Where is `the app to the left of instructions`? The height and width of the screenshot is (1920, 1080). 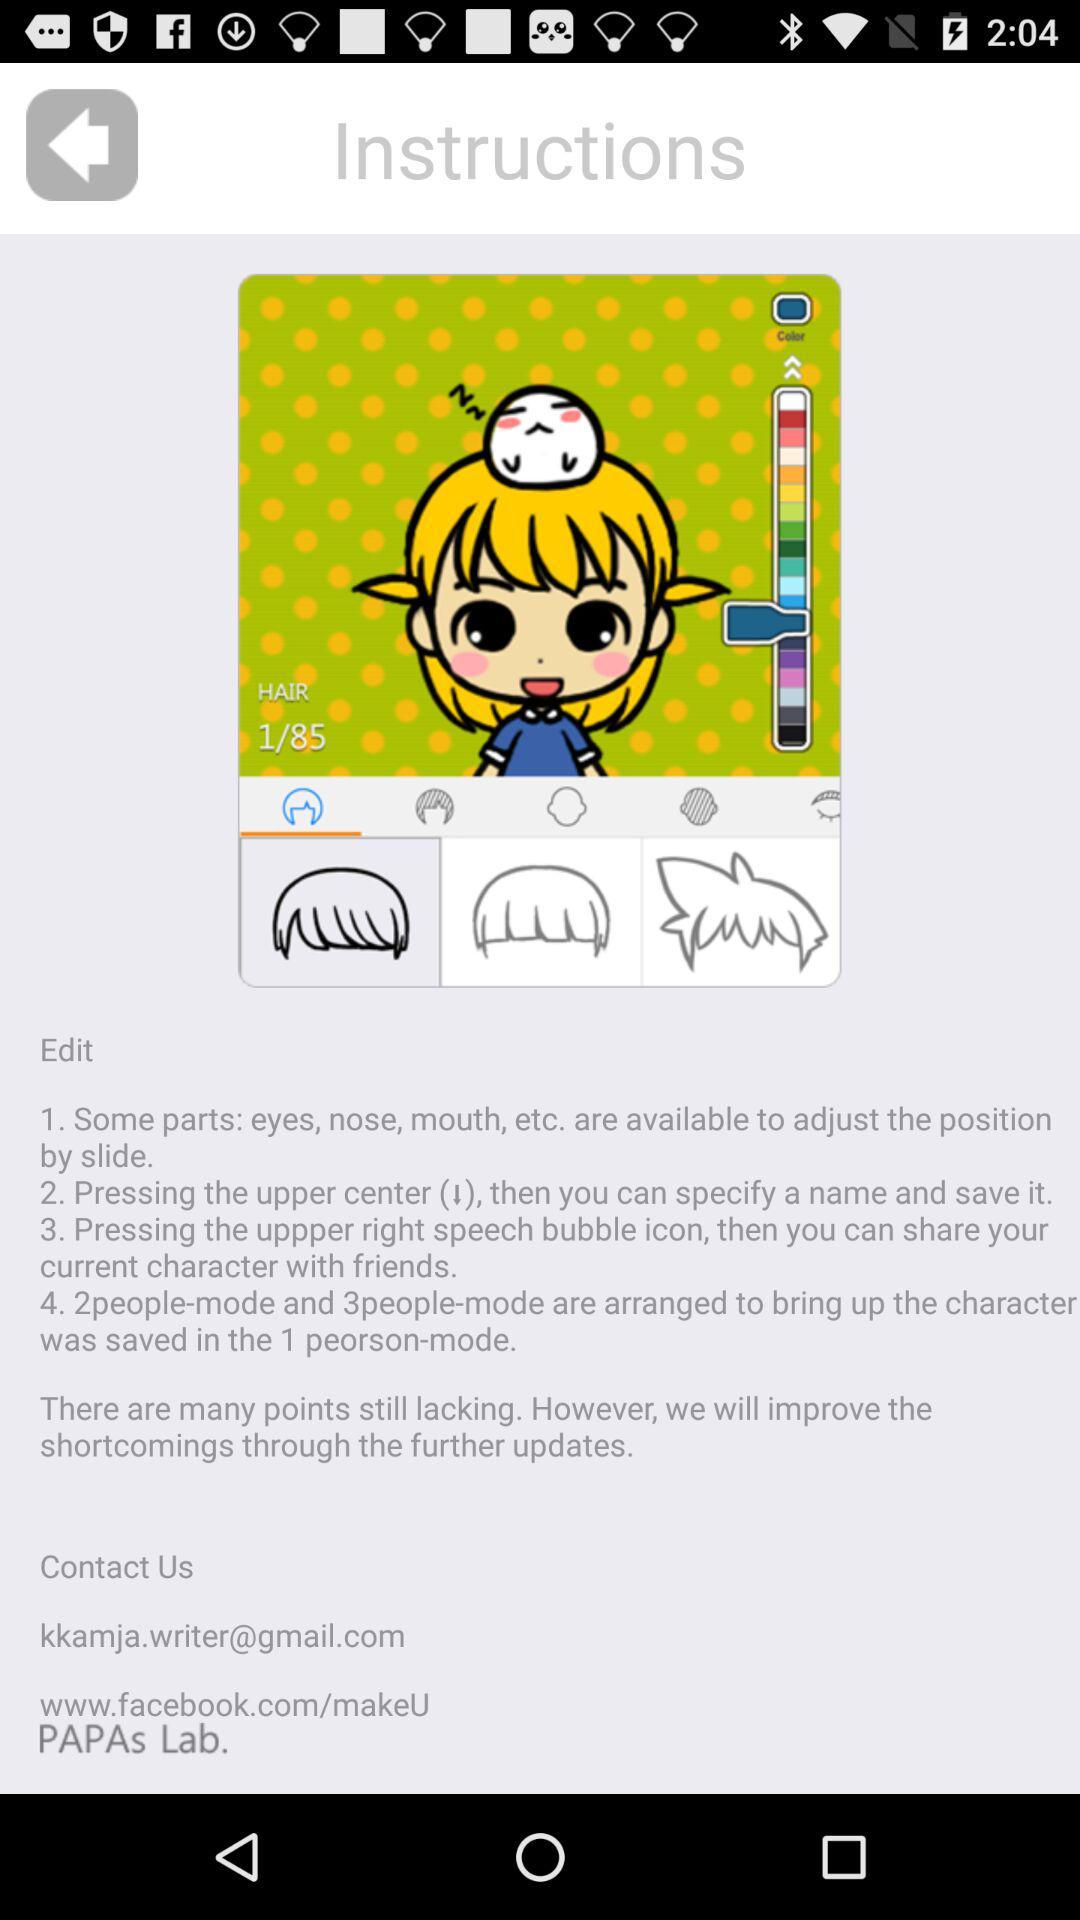 the app to the left of instructions is located at coordinates (81, 144).